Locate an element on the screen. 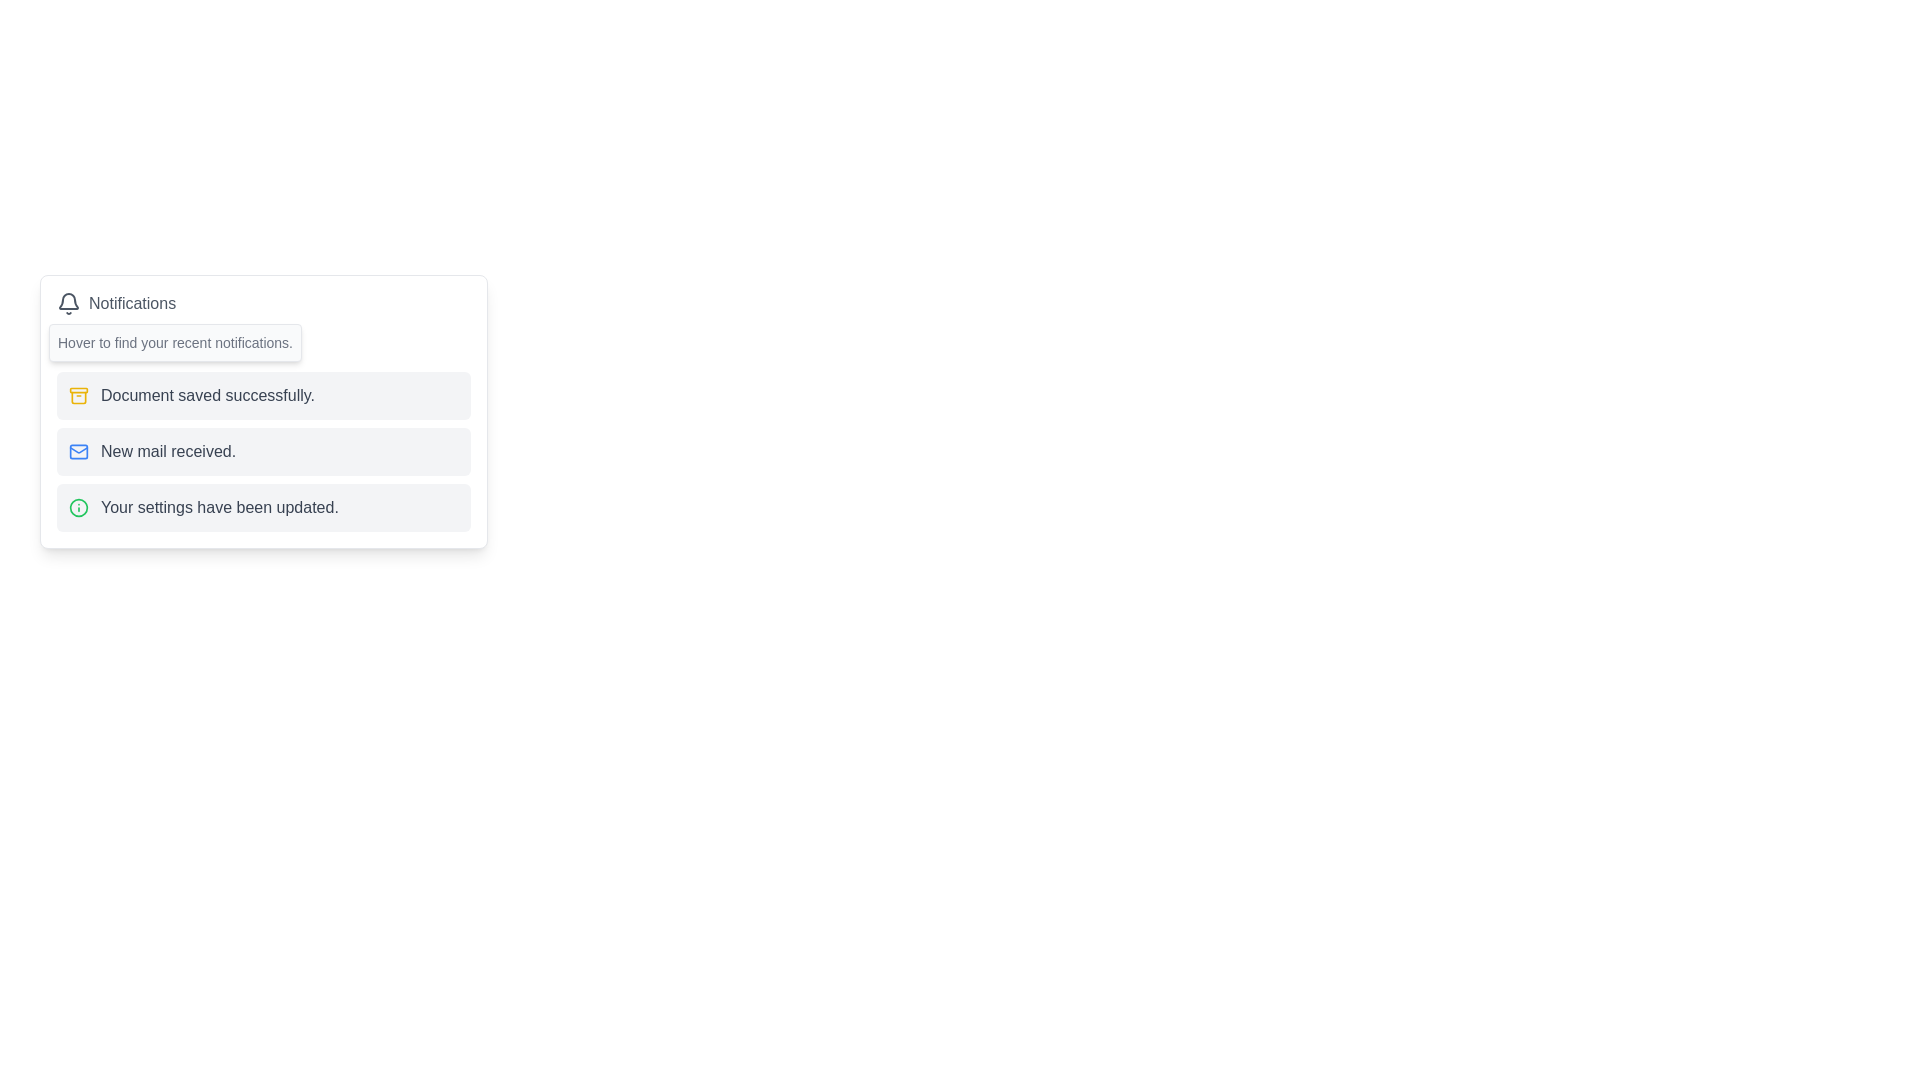 The image size is (1920, 1080). notification that indicates the user's settings have been successfully updated, which is the third element in a vertical list of notifications is located at coordinates (263, 507).